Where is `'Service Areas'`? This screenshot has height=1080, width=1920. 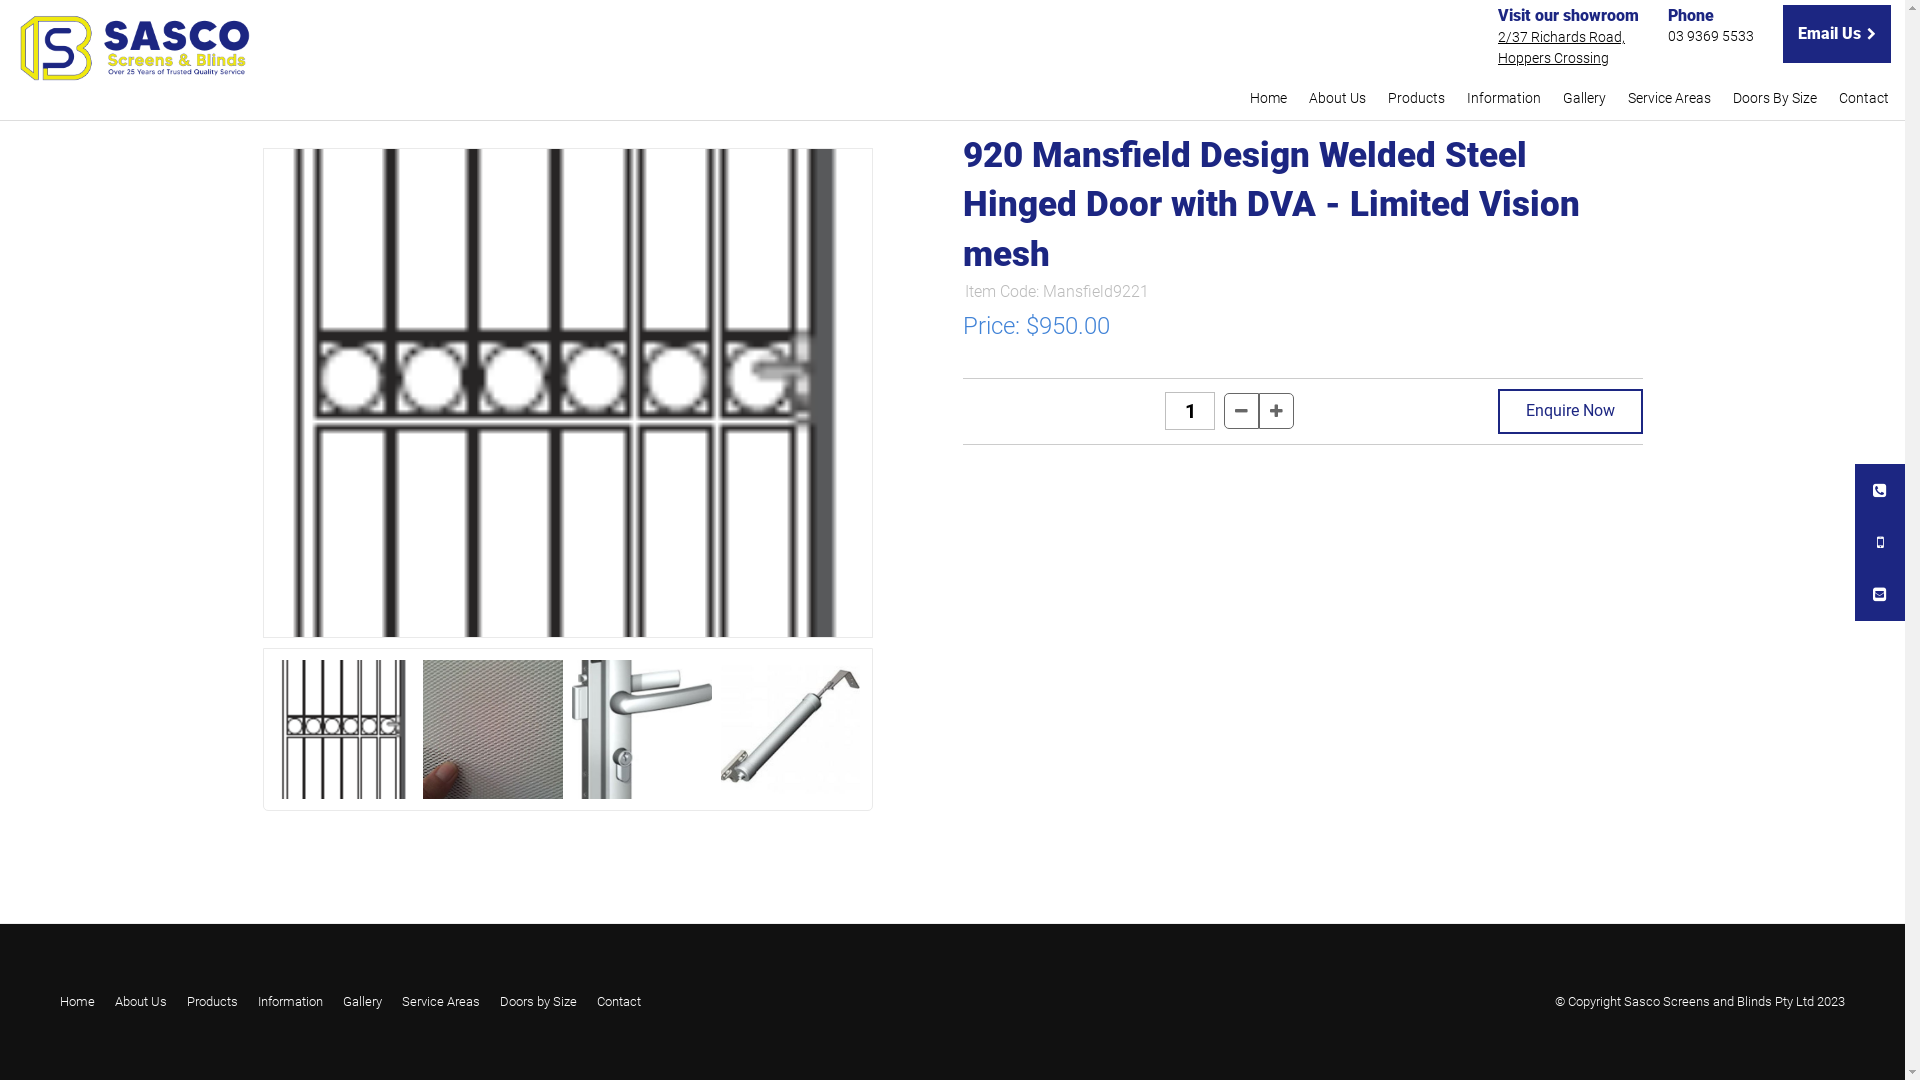
'Service Areas' is located at coordinates (1669, 98).